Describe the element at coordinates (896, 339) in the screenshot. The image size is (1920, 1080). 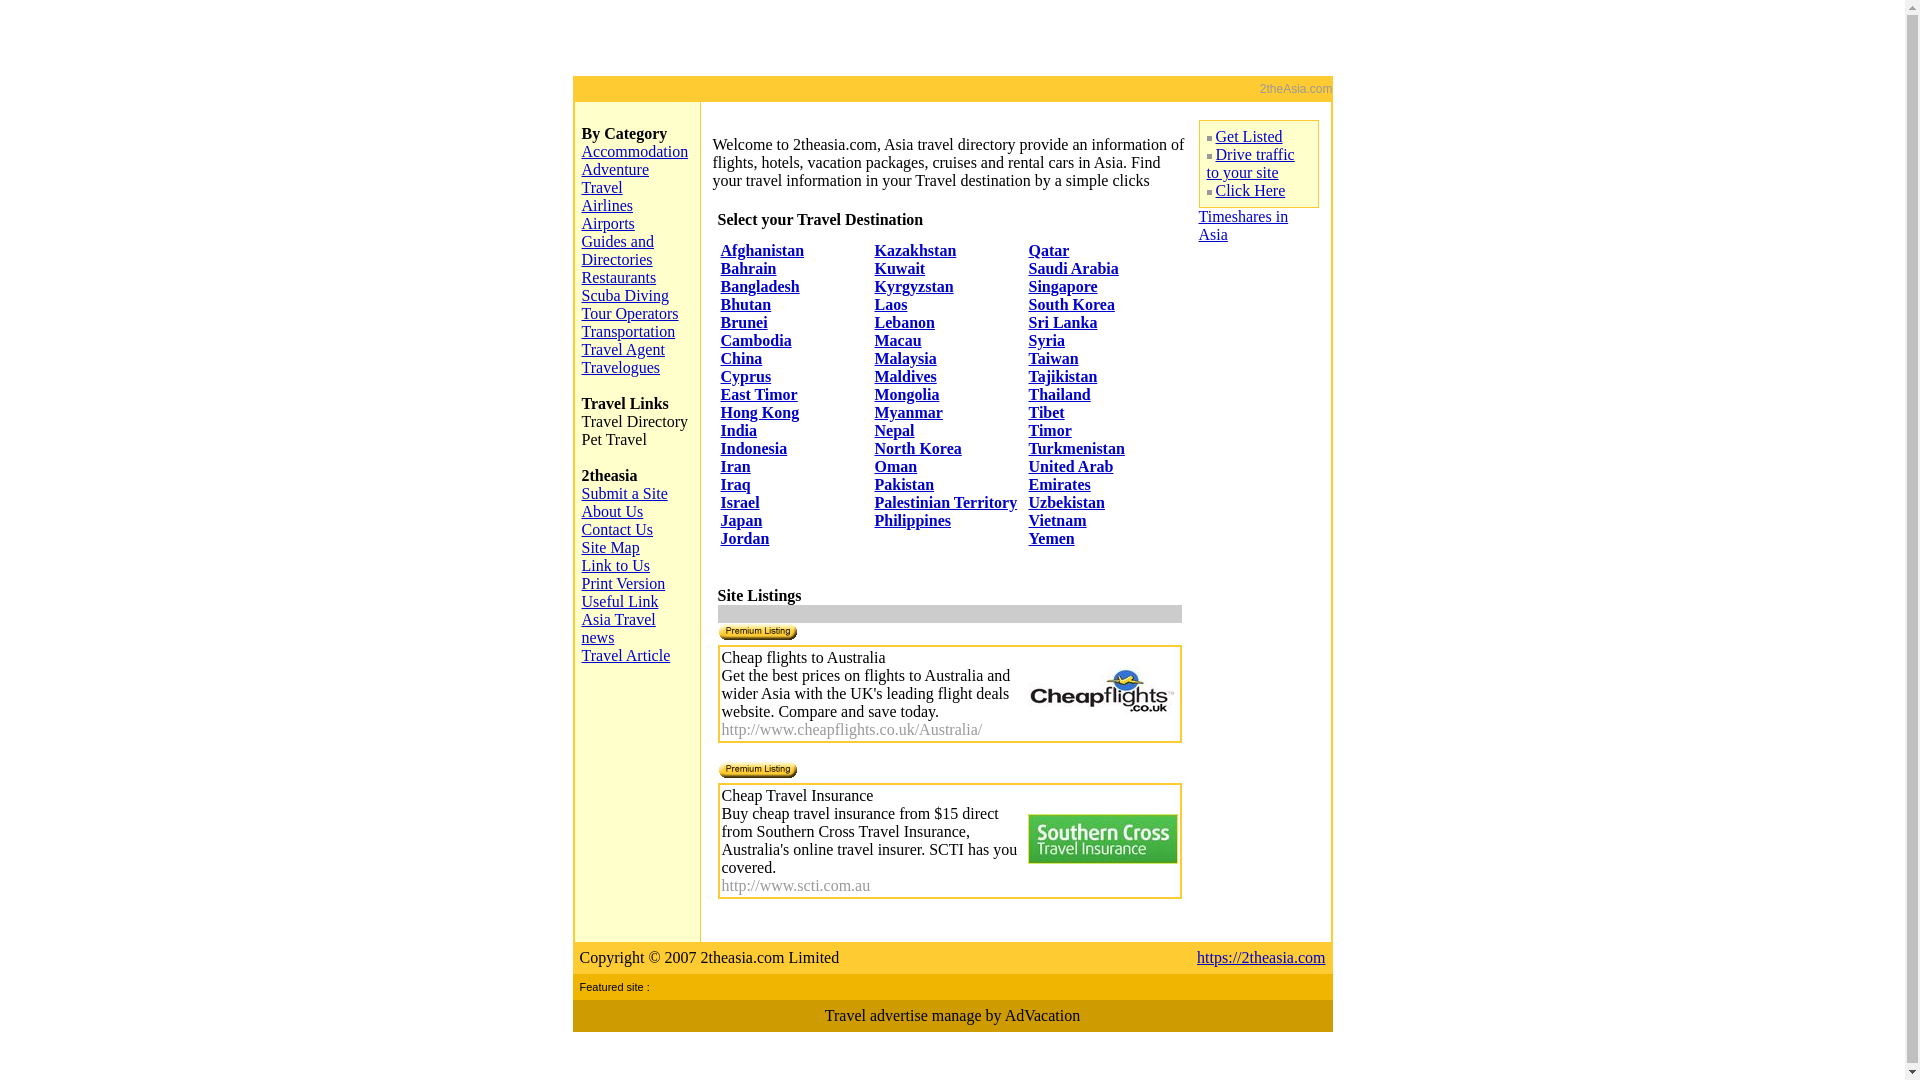
I see `'Macau'` at that location.